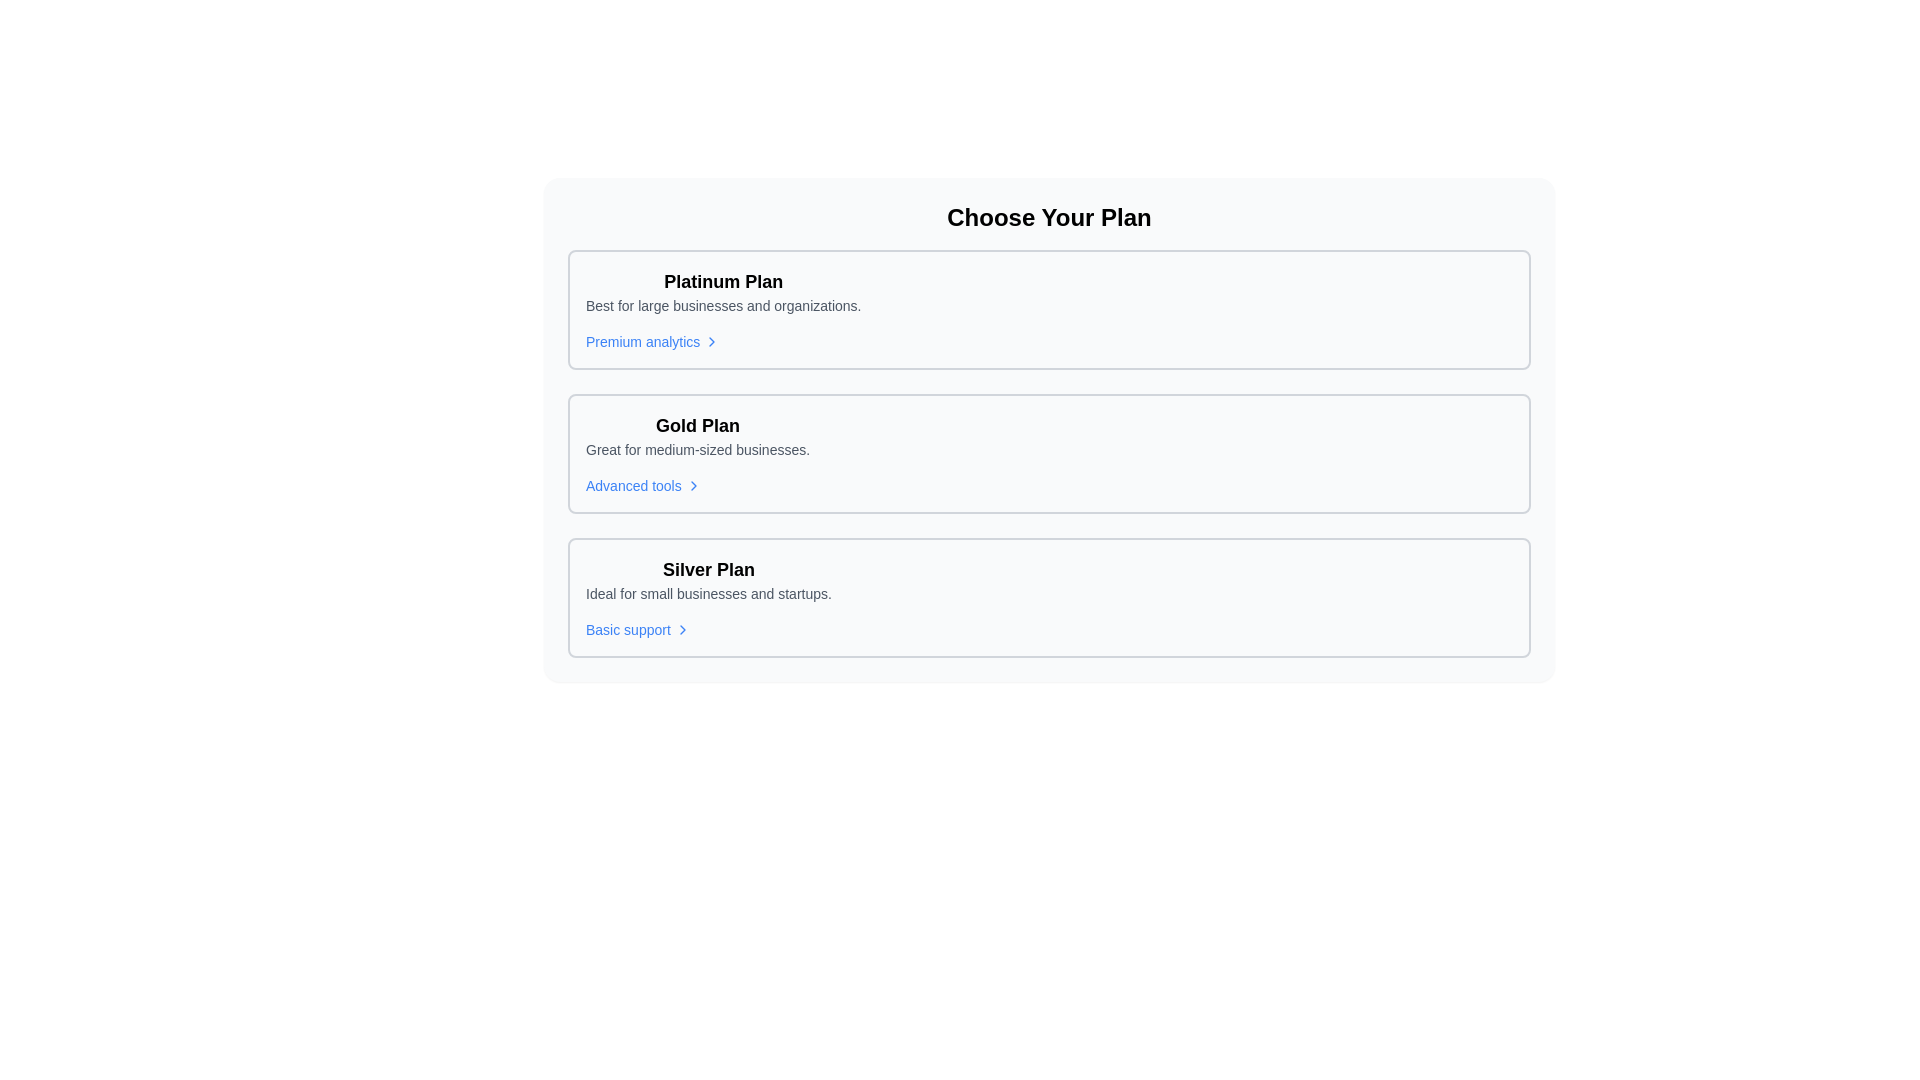  I want to click on displayed text of the first list item titled 'Platinum Plan' which highlights it as the most prominent option above 'Gold Plan' and 'Silver Plan', so click(722, 292).